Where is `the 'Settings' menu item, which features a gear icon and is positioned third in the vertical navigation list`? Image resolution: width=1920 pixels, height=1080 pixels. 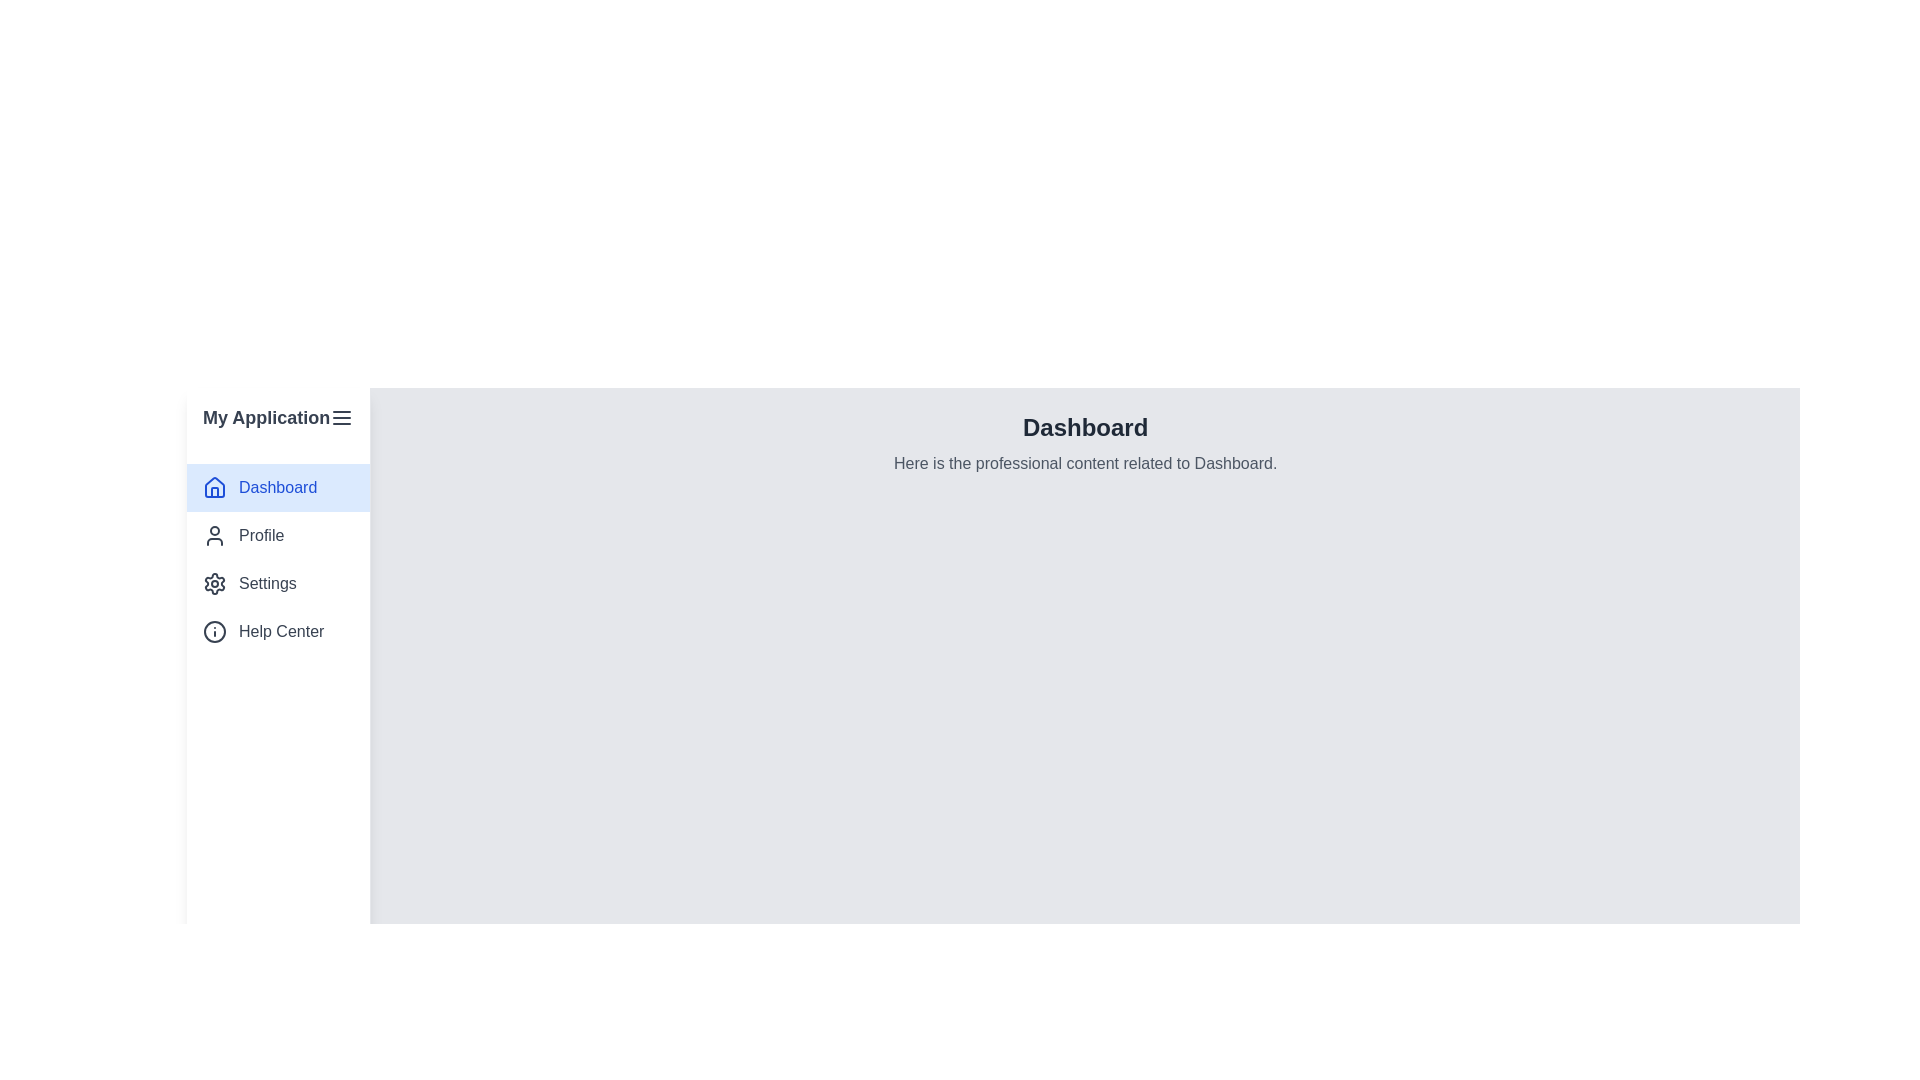 the 'Settings' menu item, which features a gear icon and is positioned third in the vertical navigation list is located at coordinates (277, 583).